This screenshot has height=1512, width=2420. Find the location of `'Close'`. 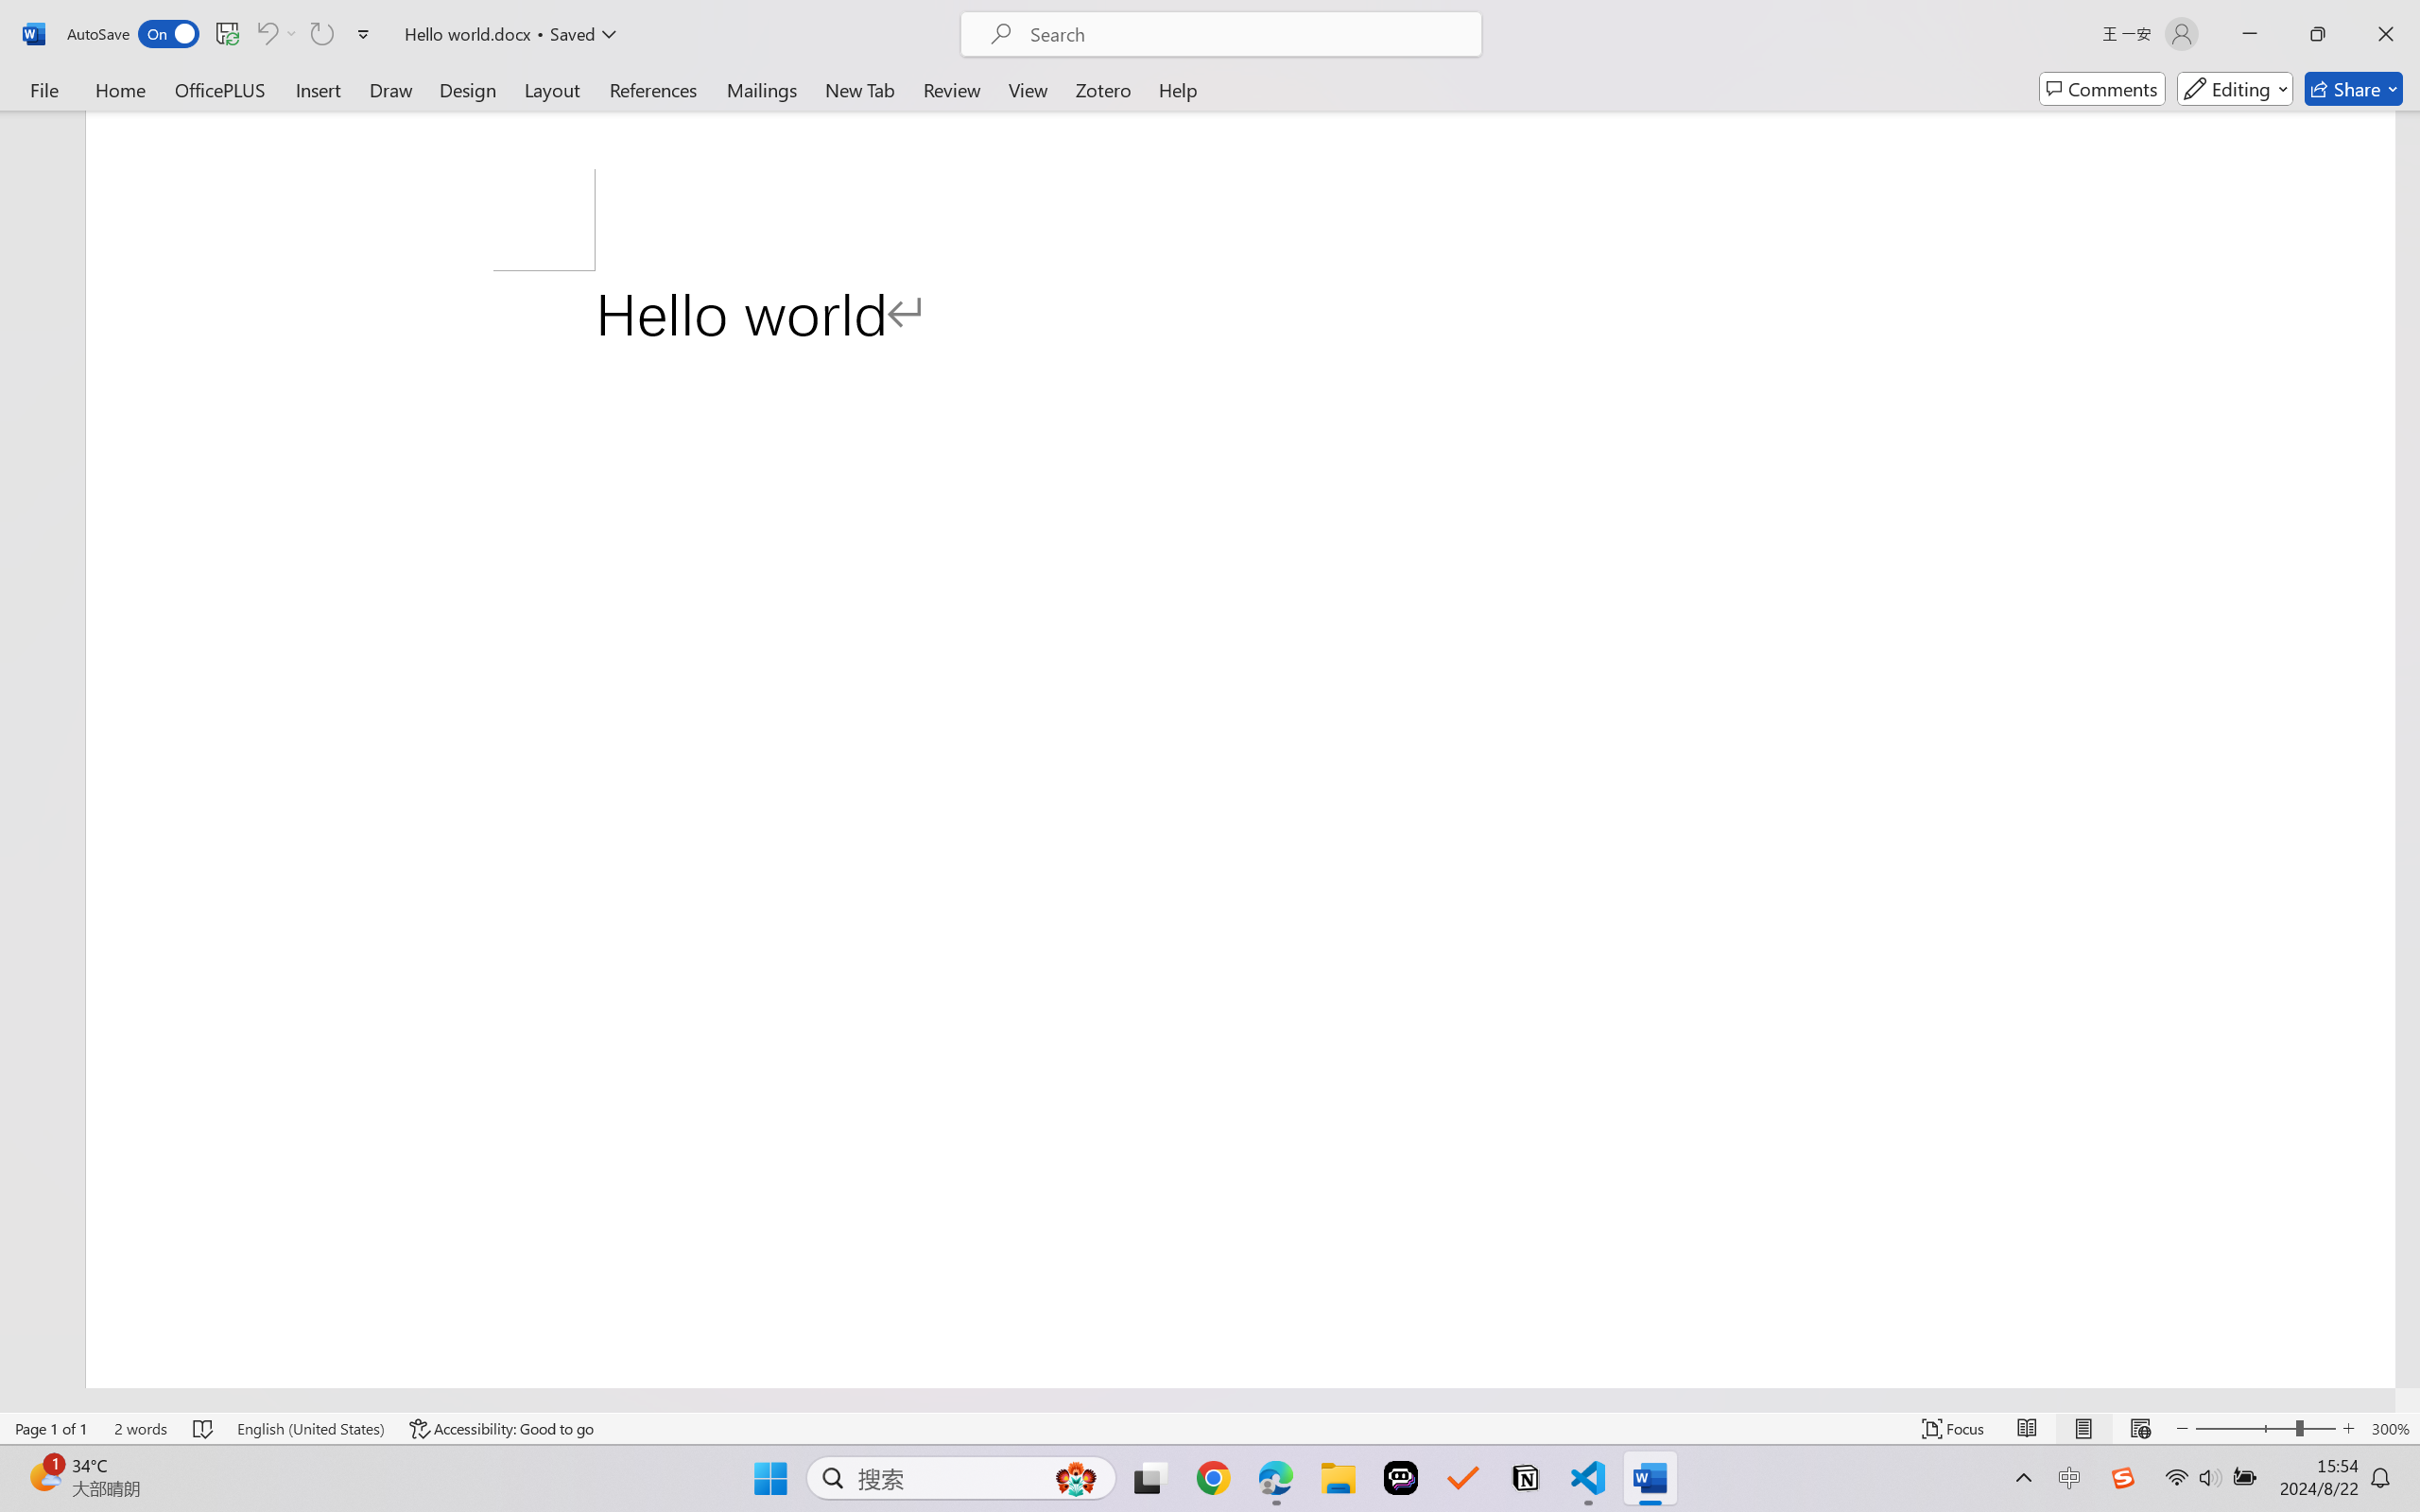

'Close' is located at coordinates (2385, 33).